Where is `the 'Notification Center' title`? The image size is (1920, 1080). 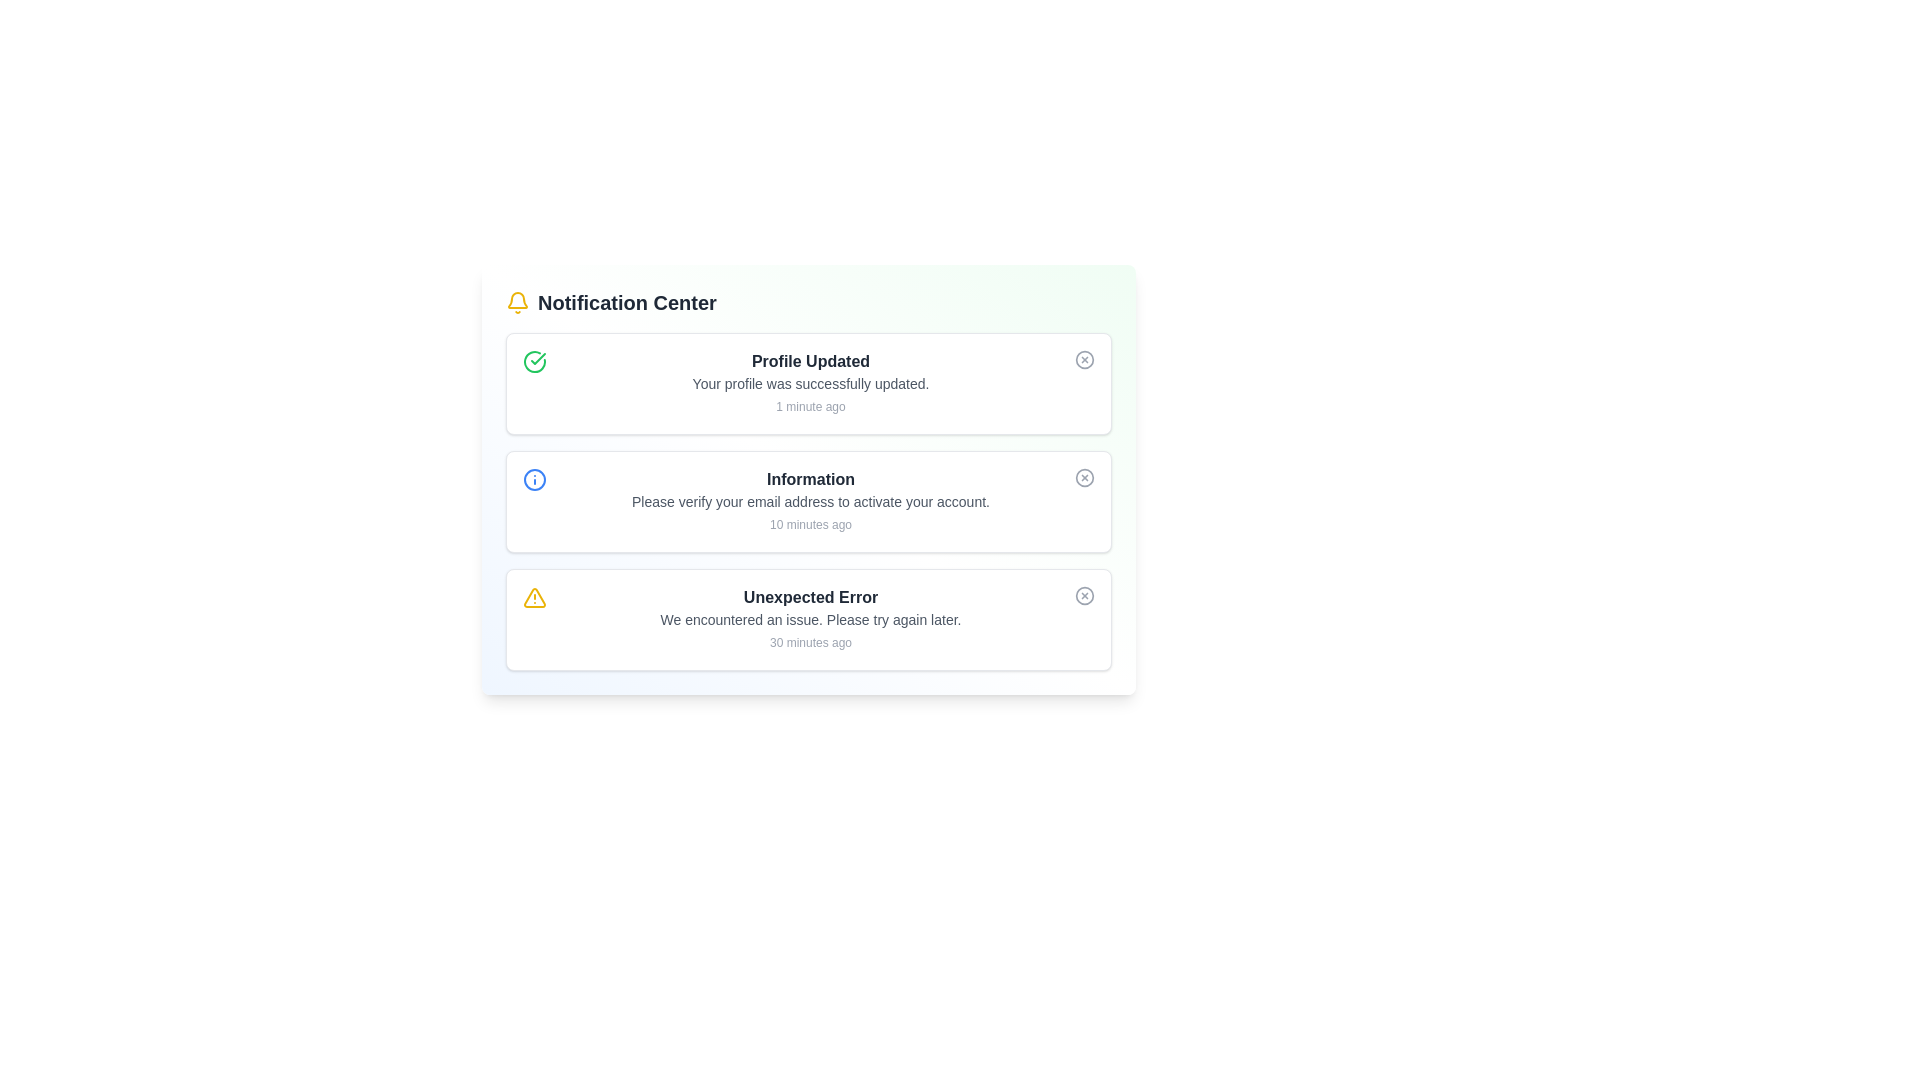 the 'Notification Center' title is located at coordinates (809, 303).